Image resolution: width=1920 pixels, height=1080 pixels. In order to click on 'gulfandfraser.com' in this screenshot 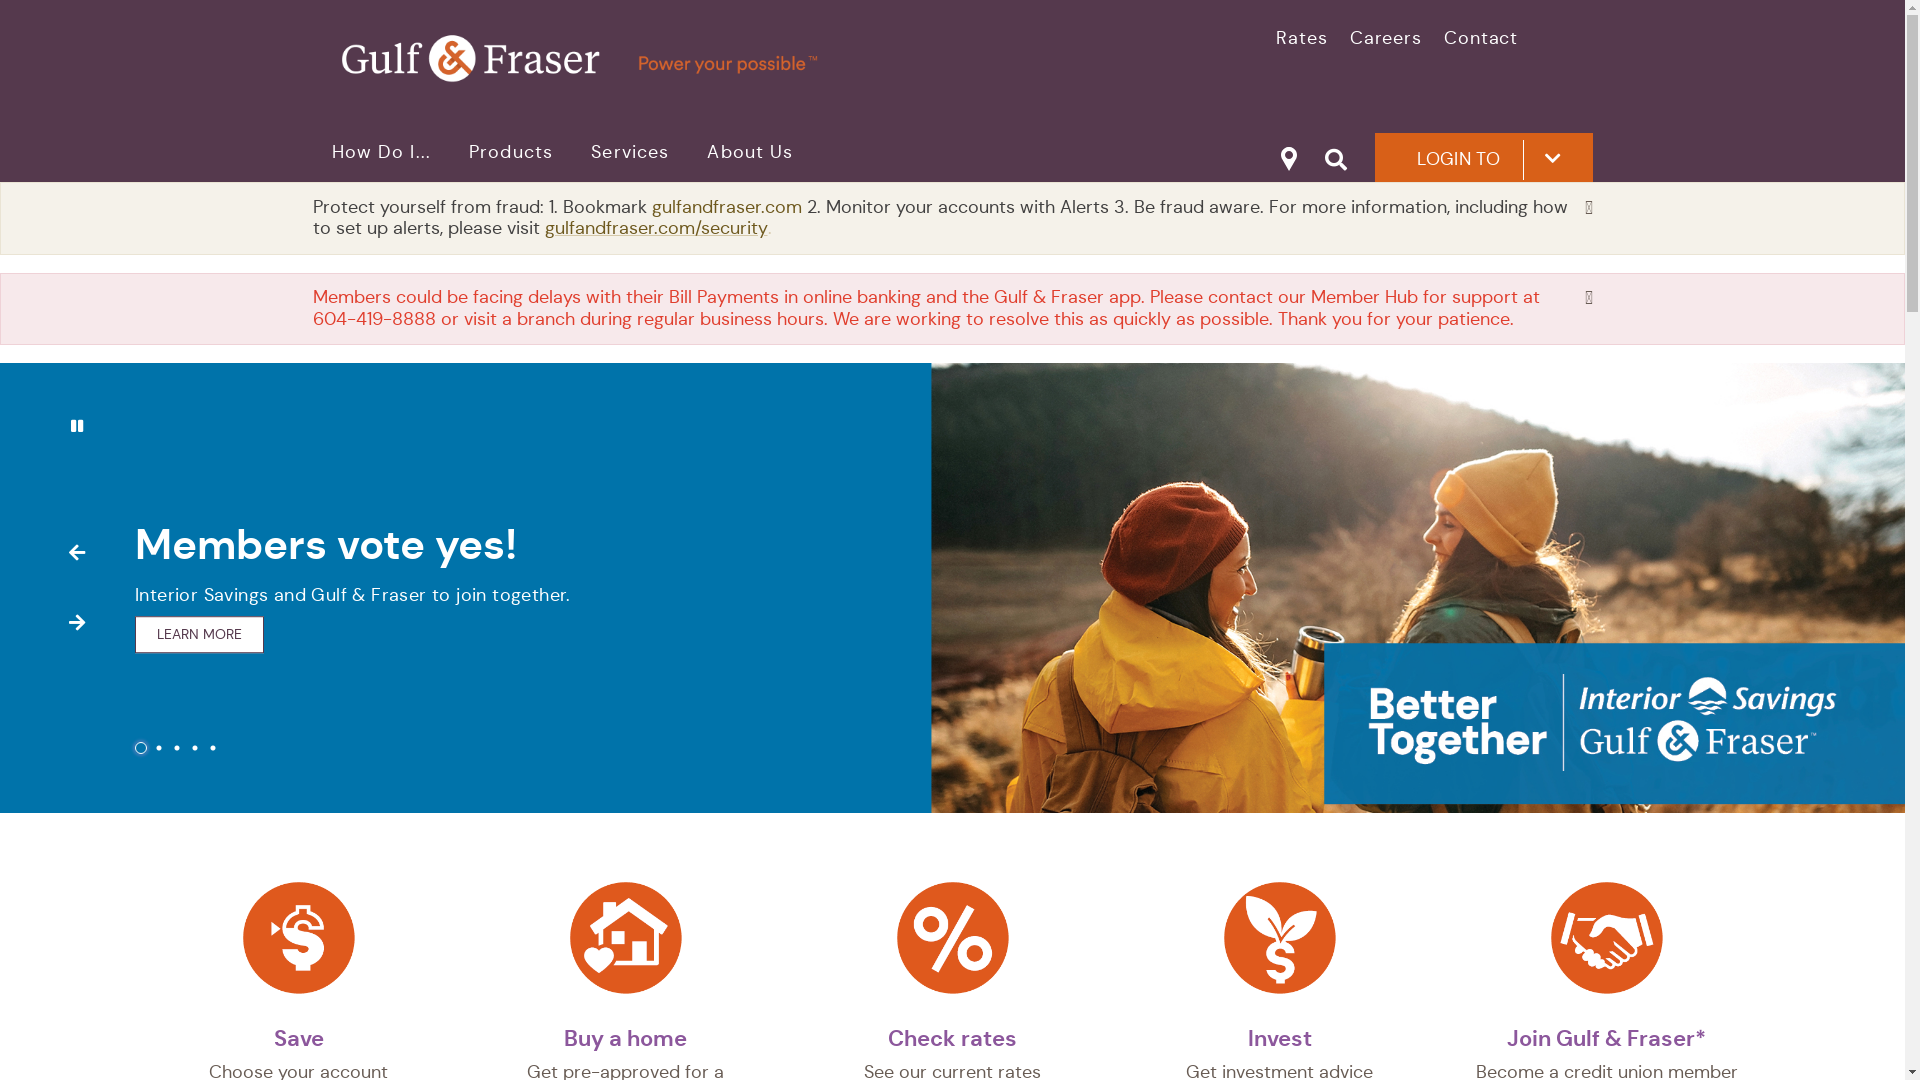, I will do `click(728, 207)`.